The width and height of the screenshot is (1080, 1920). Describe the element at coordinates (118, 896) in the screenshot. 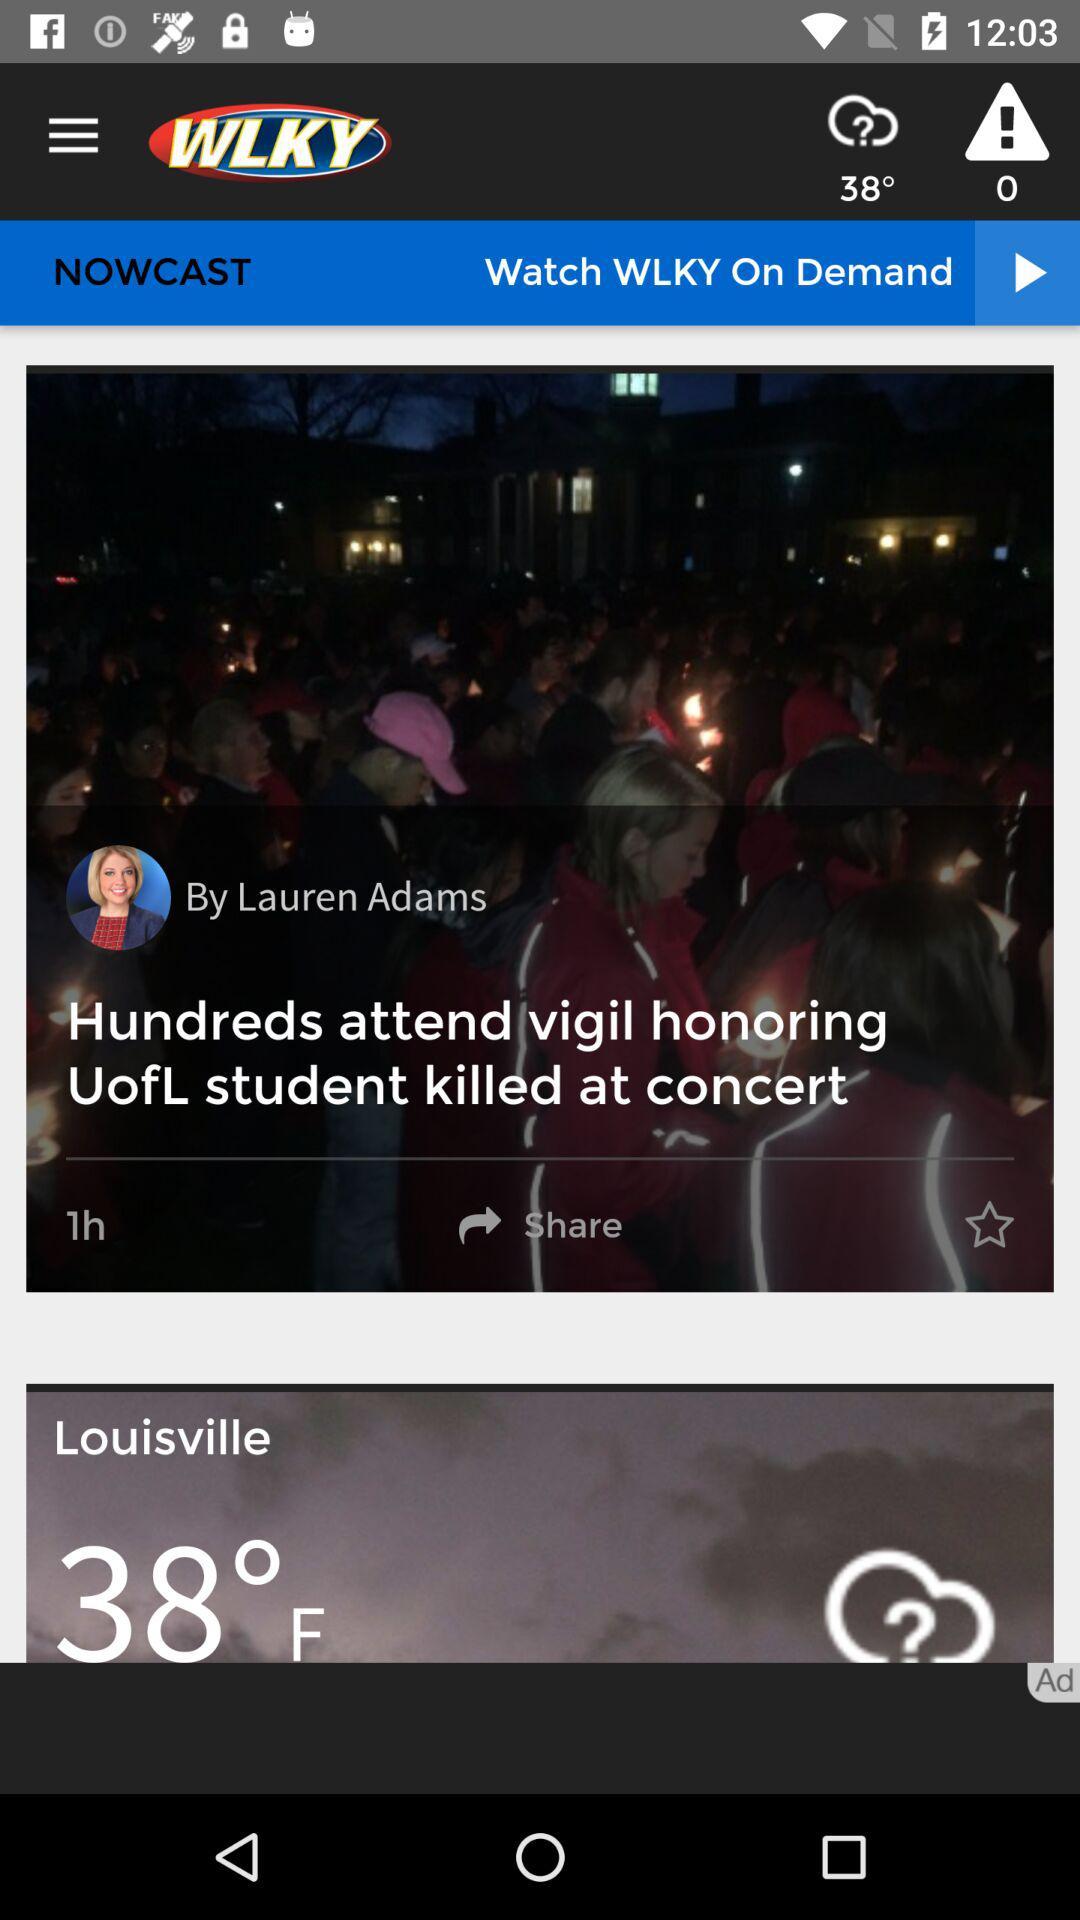

I see `the icon to the left of by lauren adams` at that location.